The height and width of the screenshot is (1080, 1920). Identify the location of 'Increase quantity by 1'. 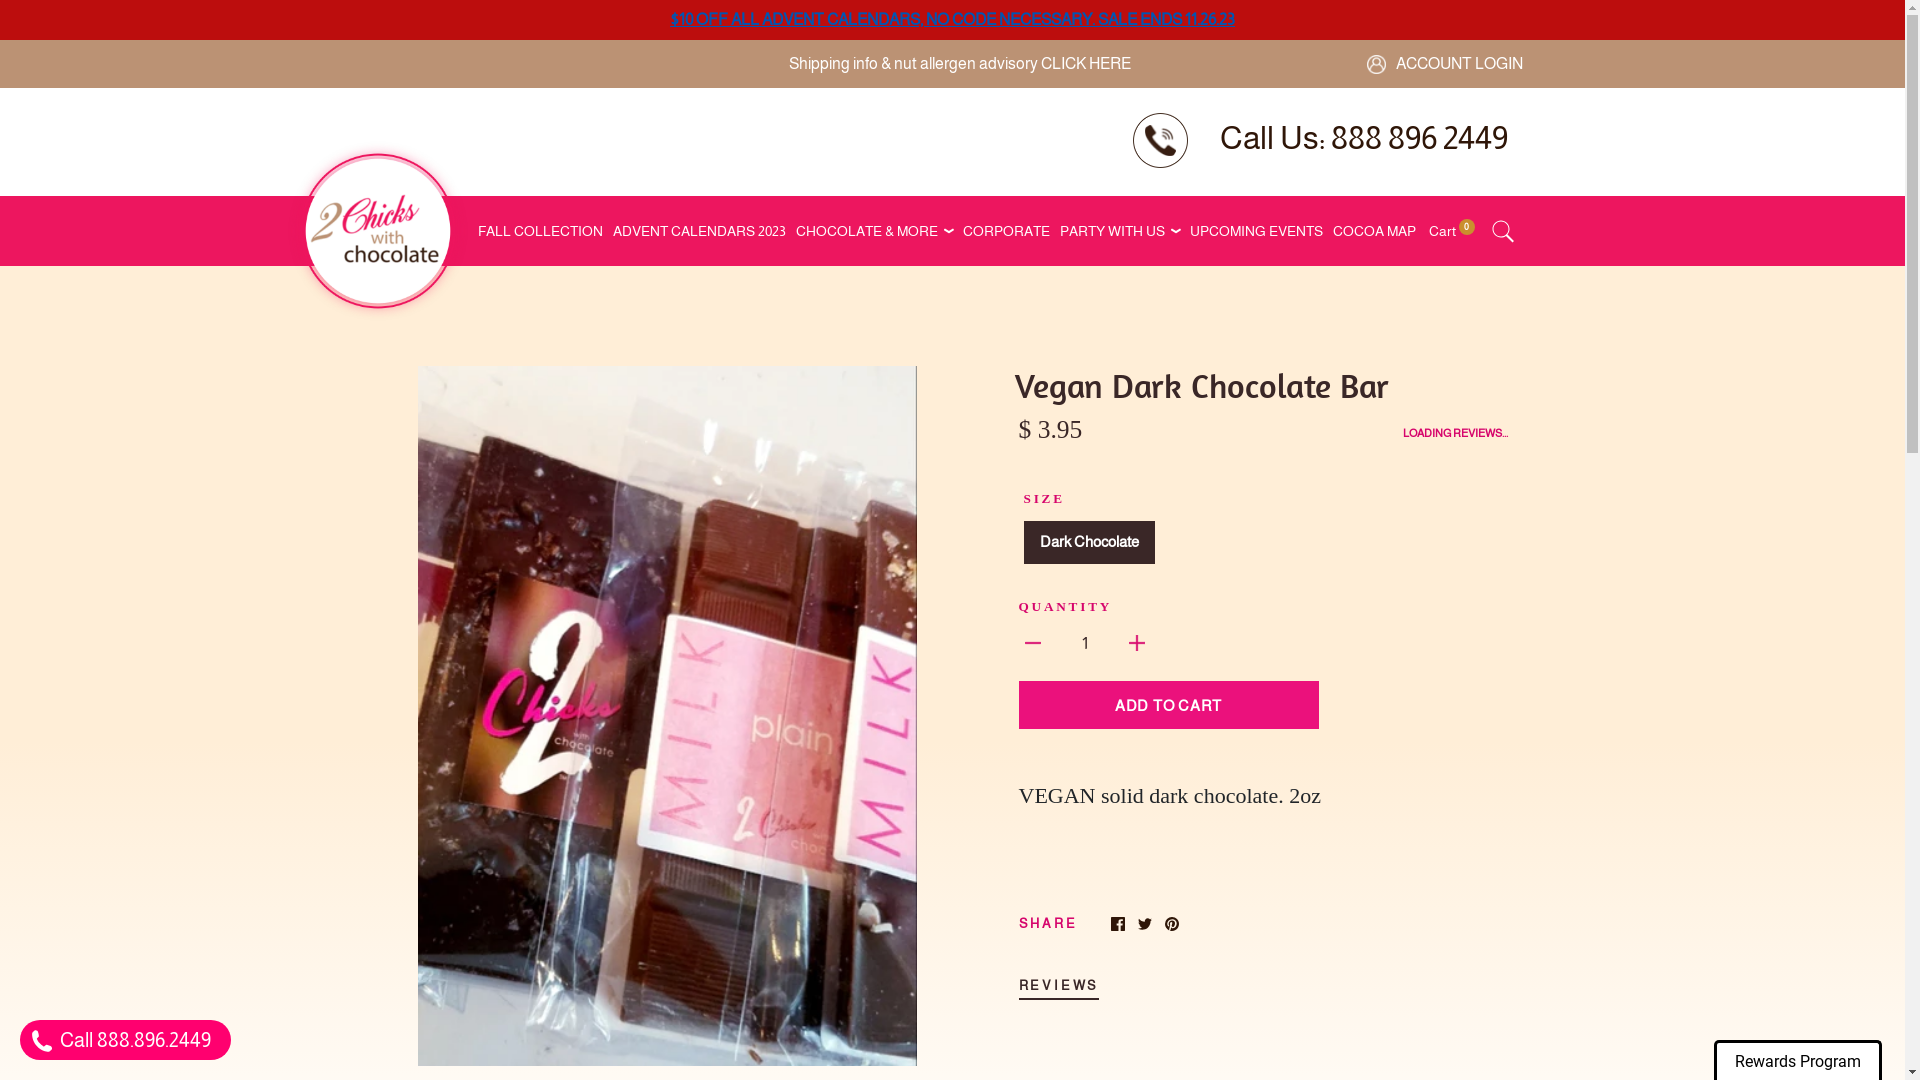
(1137, 641).